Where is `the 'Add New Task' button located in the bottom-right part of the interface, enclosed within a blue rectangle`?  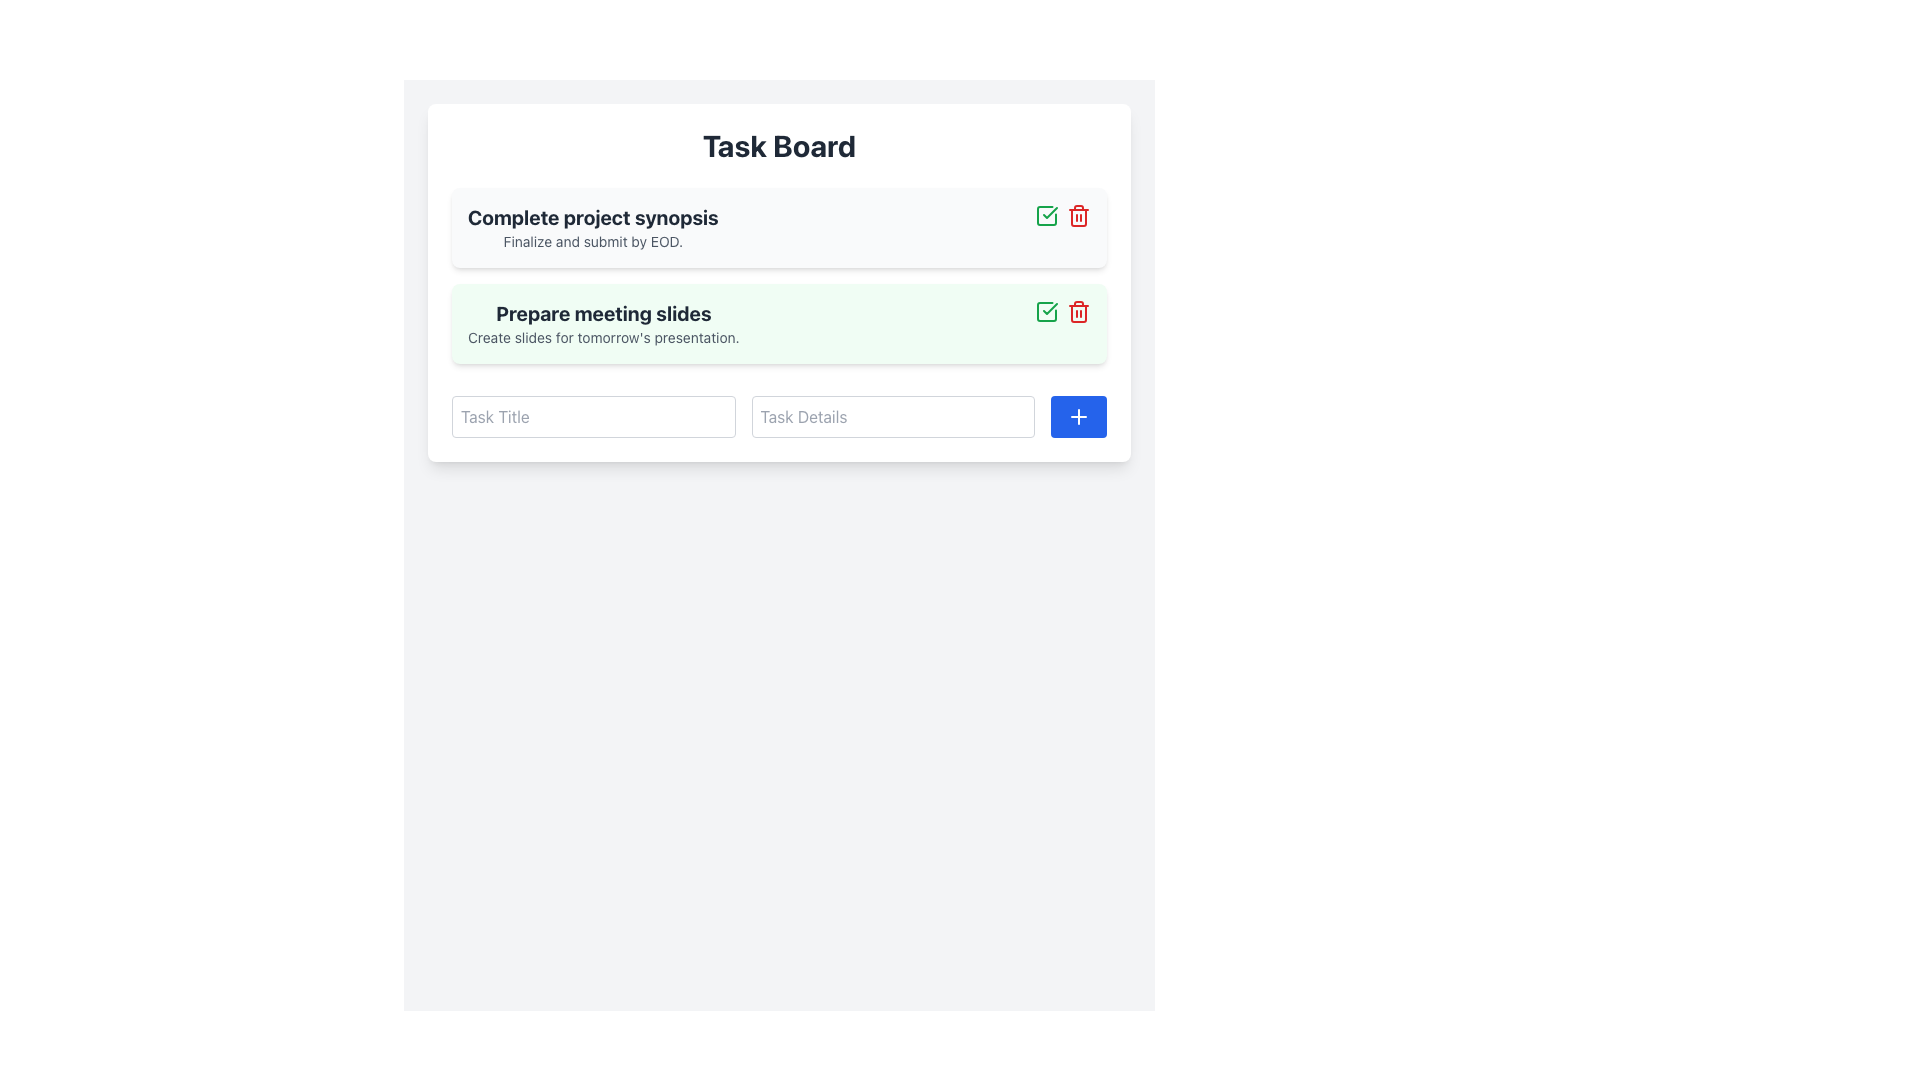
the 'Add New Task' button located in the bottom-right part of the interface, enclosed within a blue rectangle is located at coordinates (1078, 415).